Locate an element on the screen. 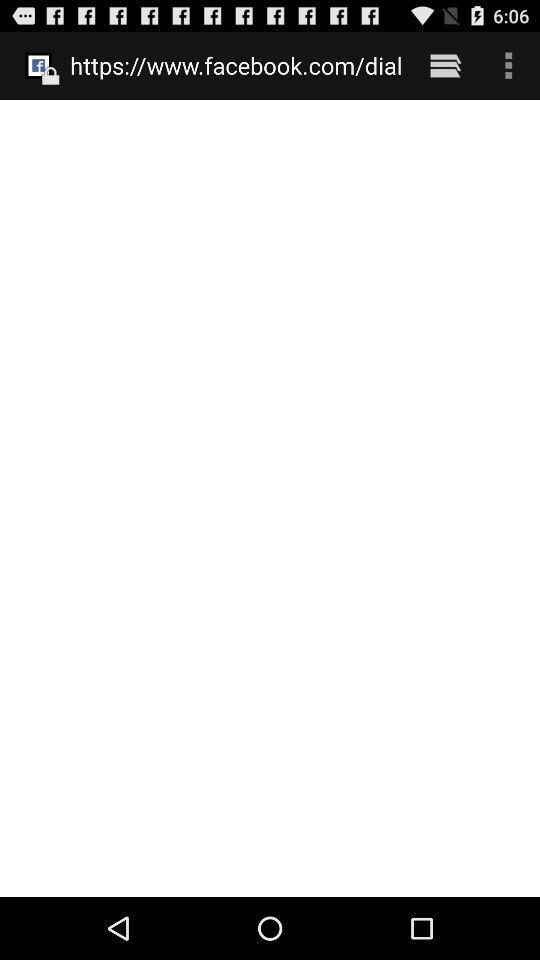  the item at the top is located at coordinates (235, 65).